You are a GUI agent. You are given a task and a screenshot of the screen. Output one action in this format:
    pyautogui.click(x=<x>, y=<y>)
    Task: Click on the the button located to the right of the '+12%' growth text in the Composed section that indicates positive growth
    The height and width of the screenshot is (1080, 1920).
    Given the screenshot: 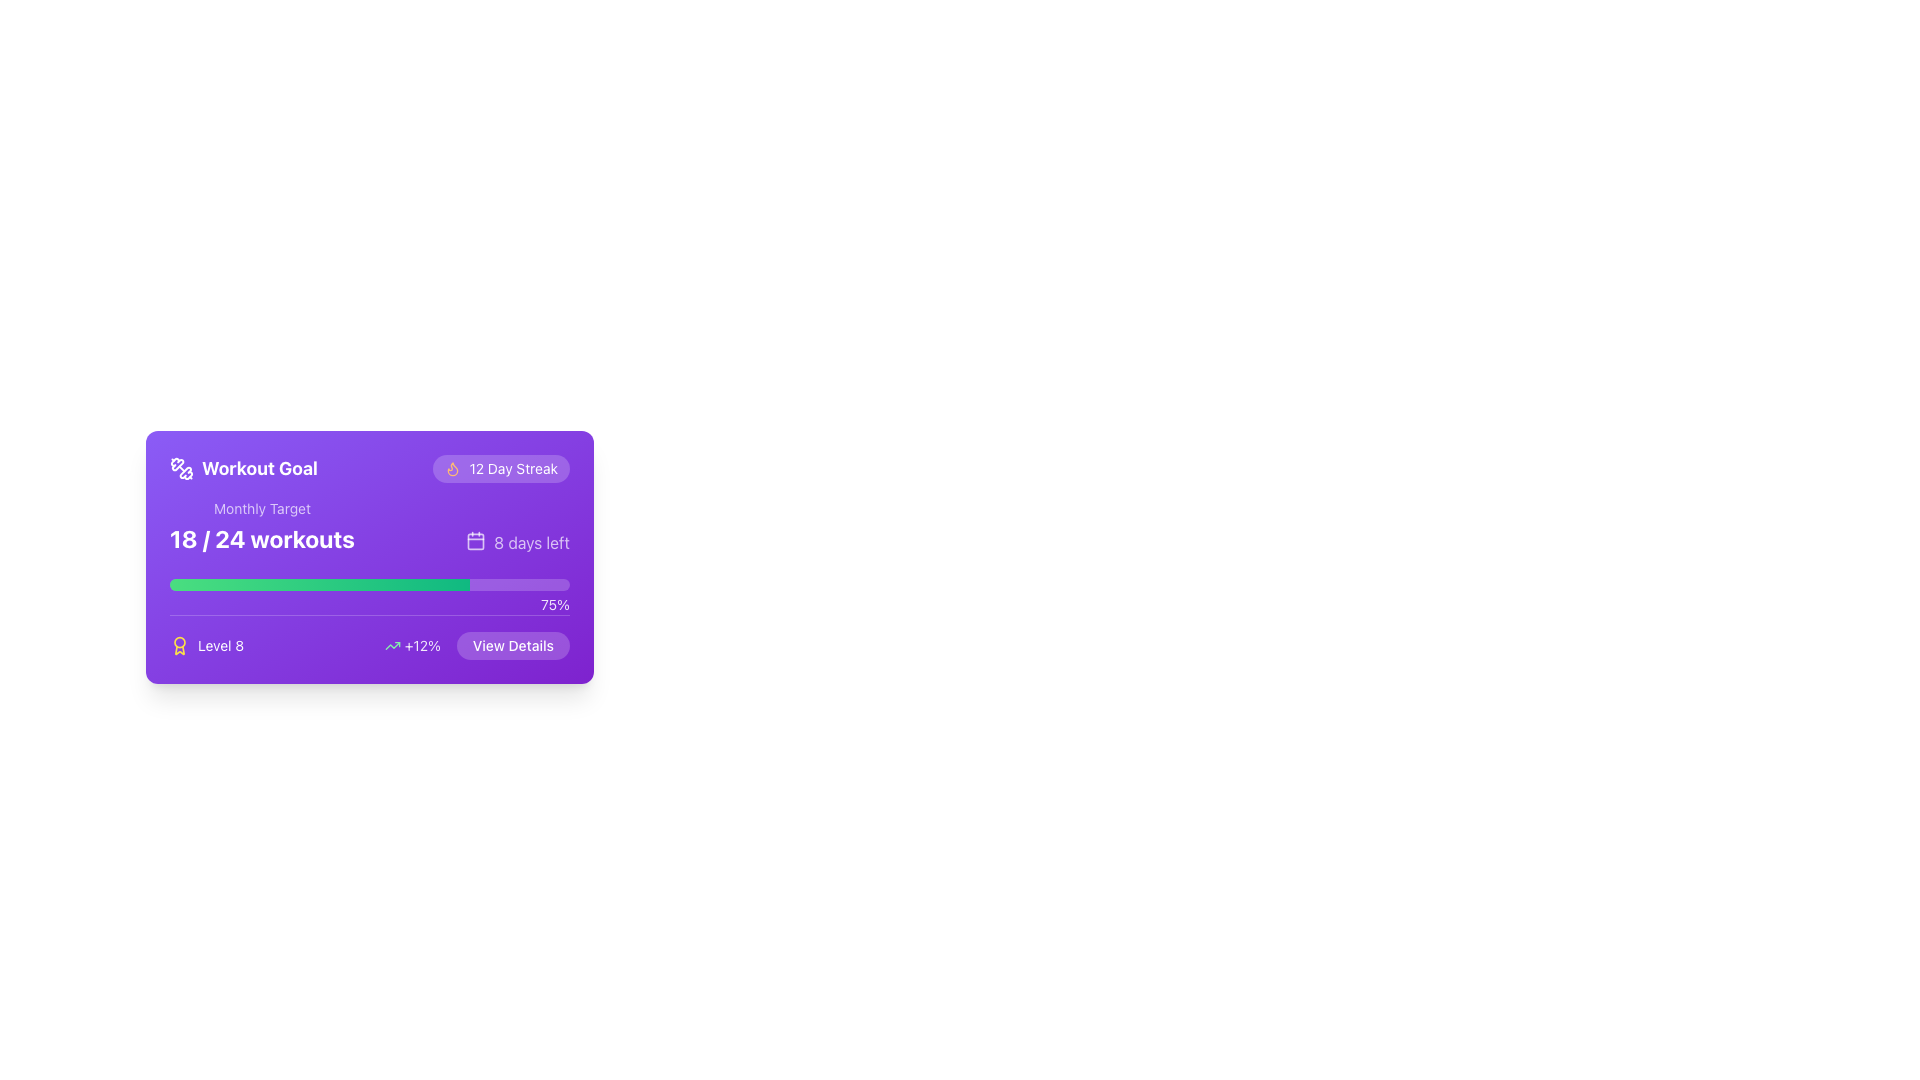 What is the action you would take?
    pyautogui.click(x=476, y=645)
    